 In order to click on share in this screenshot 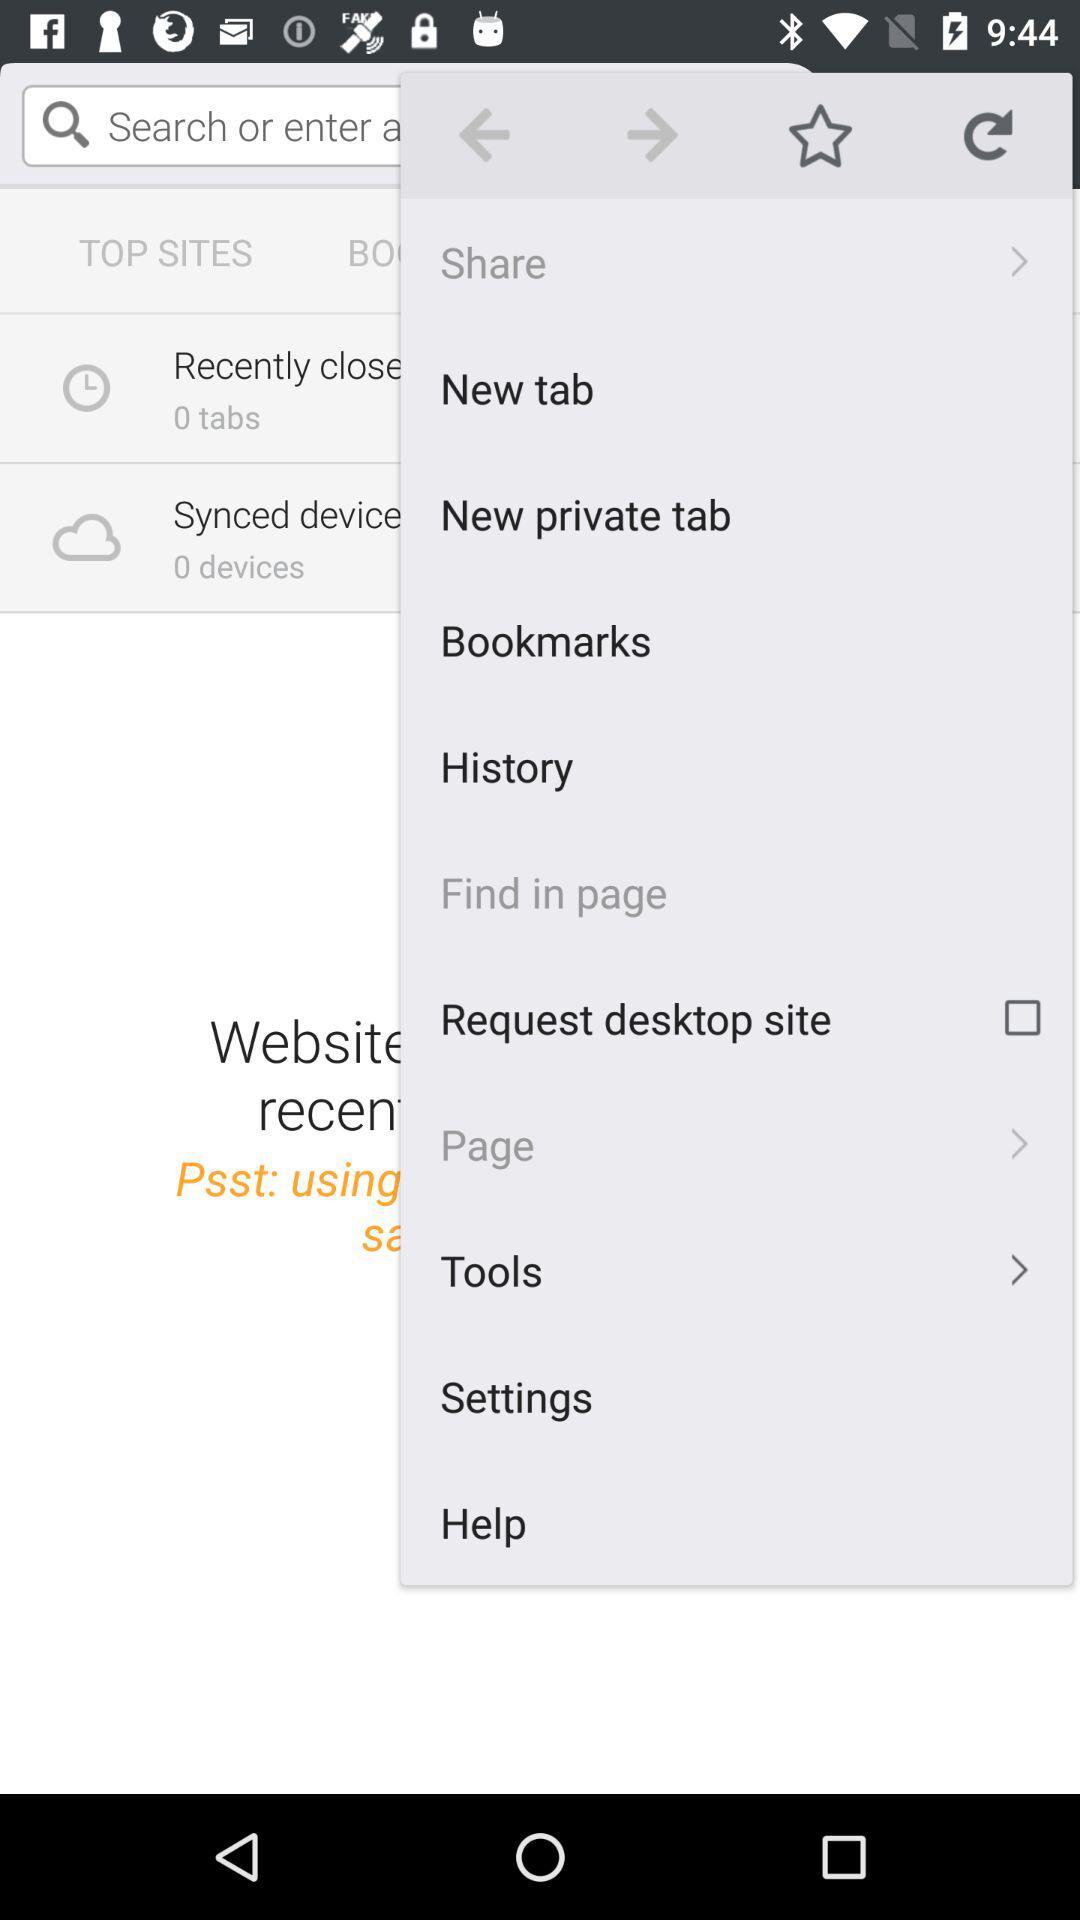, I will do `click(736, 260)`.